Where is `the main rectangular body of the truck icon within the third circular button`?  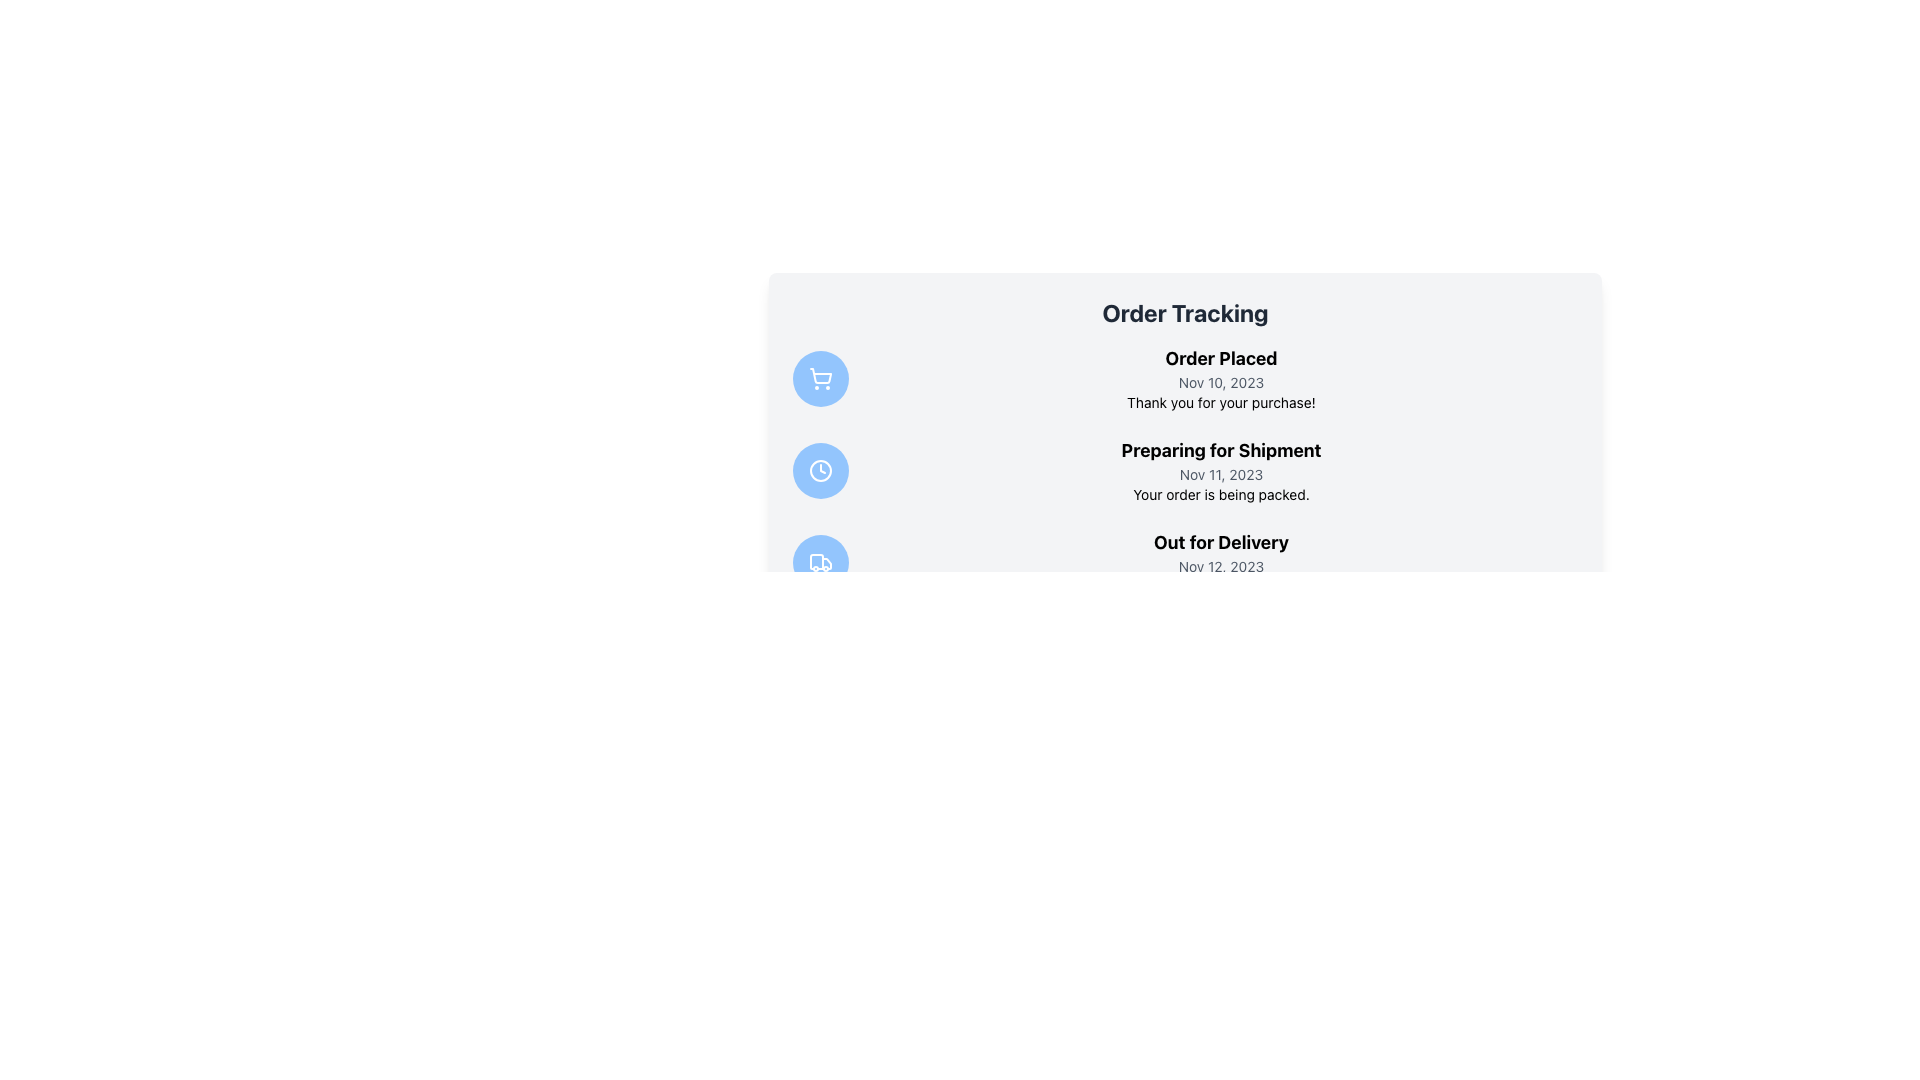
the main rectangular body of the truck icon within the third circular button is located at coordinates (816, 562).